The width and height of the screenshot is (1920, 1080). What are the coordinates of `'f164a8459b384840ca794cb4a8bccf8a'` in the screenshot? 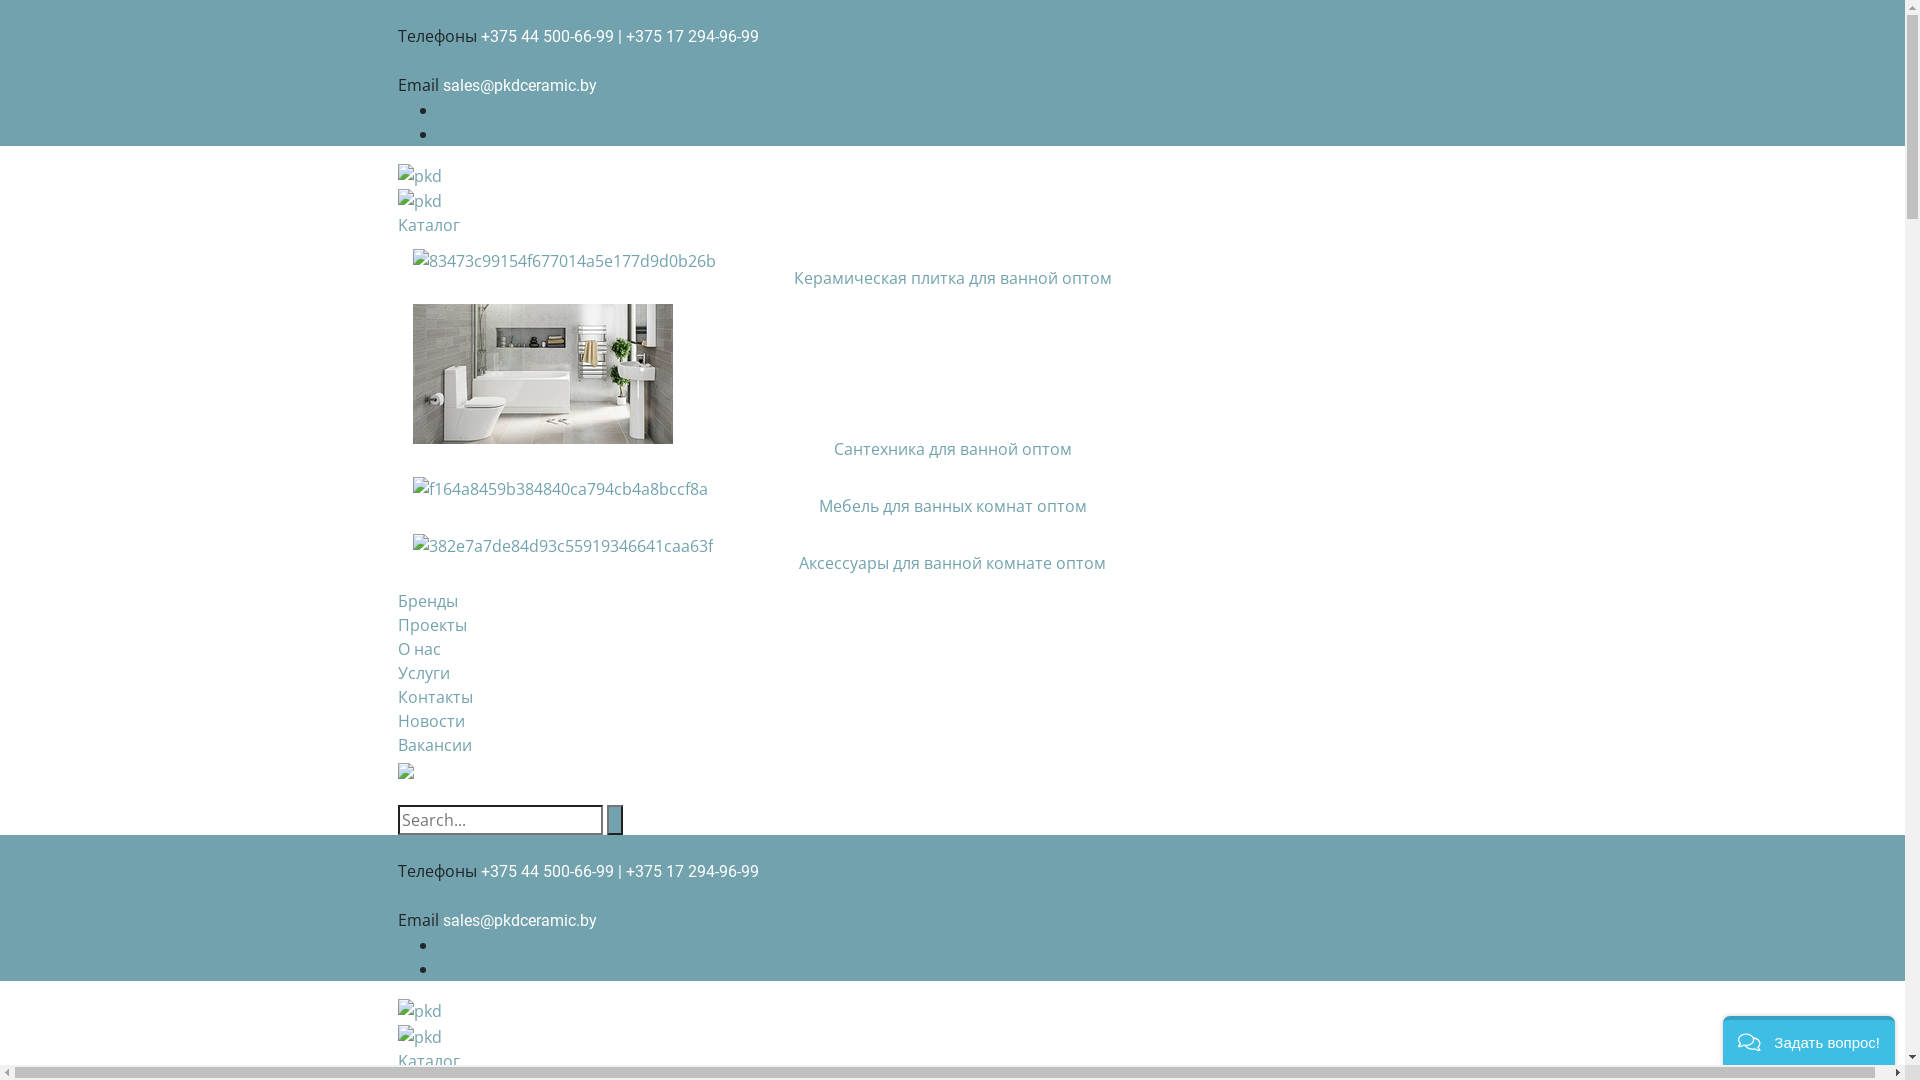 It's located at (559, 489).